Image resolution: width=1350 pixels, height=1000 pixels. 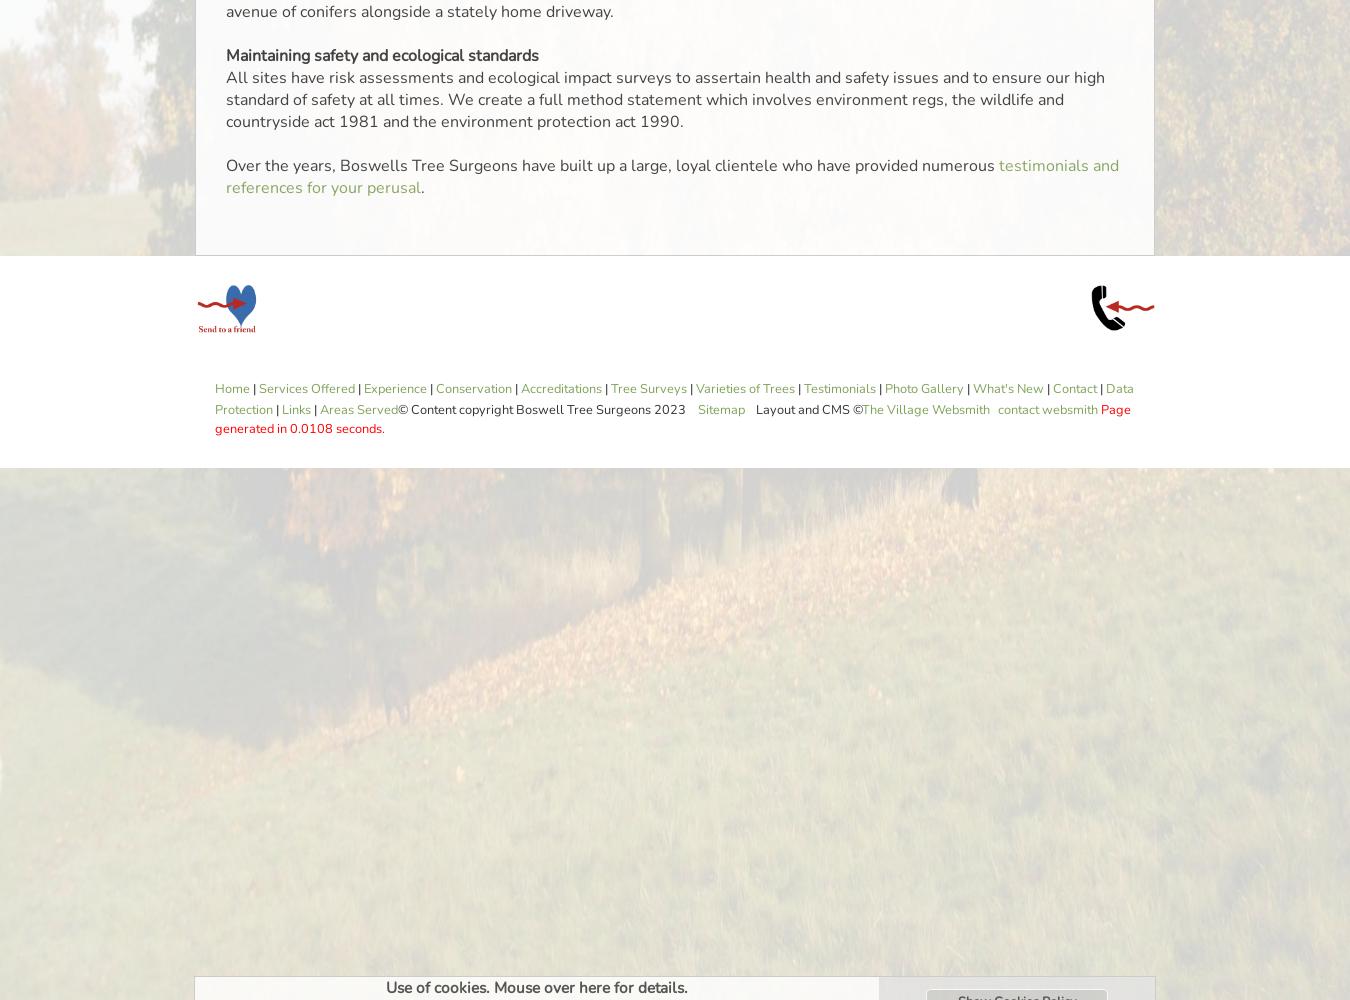 I want to click on 'Services Offered', so click(x=305, y=389).